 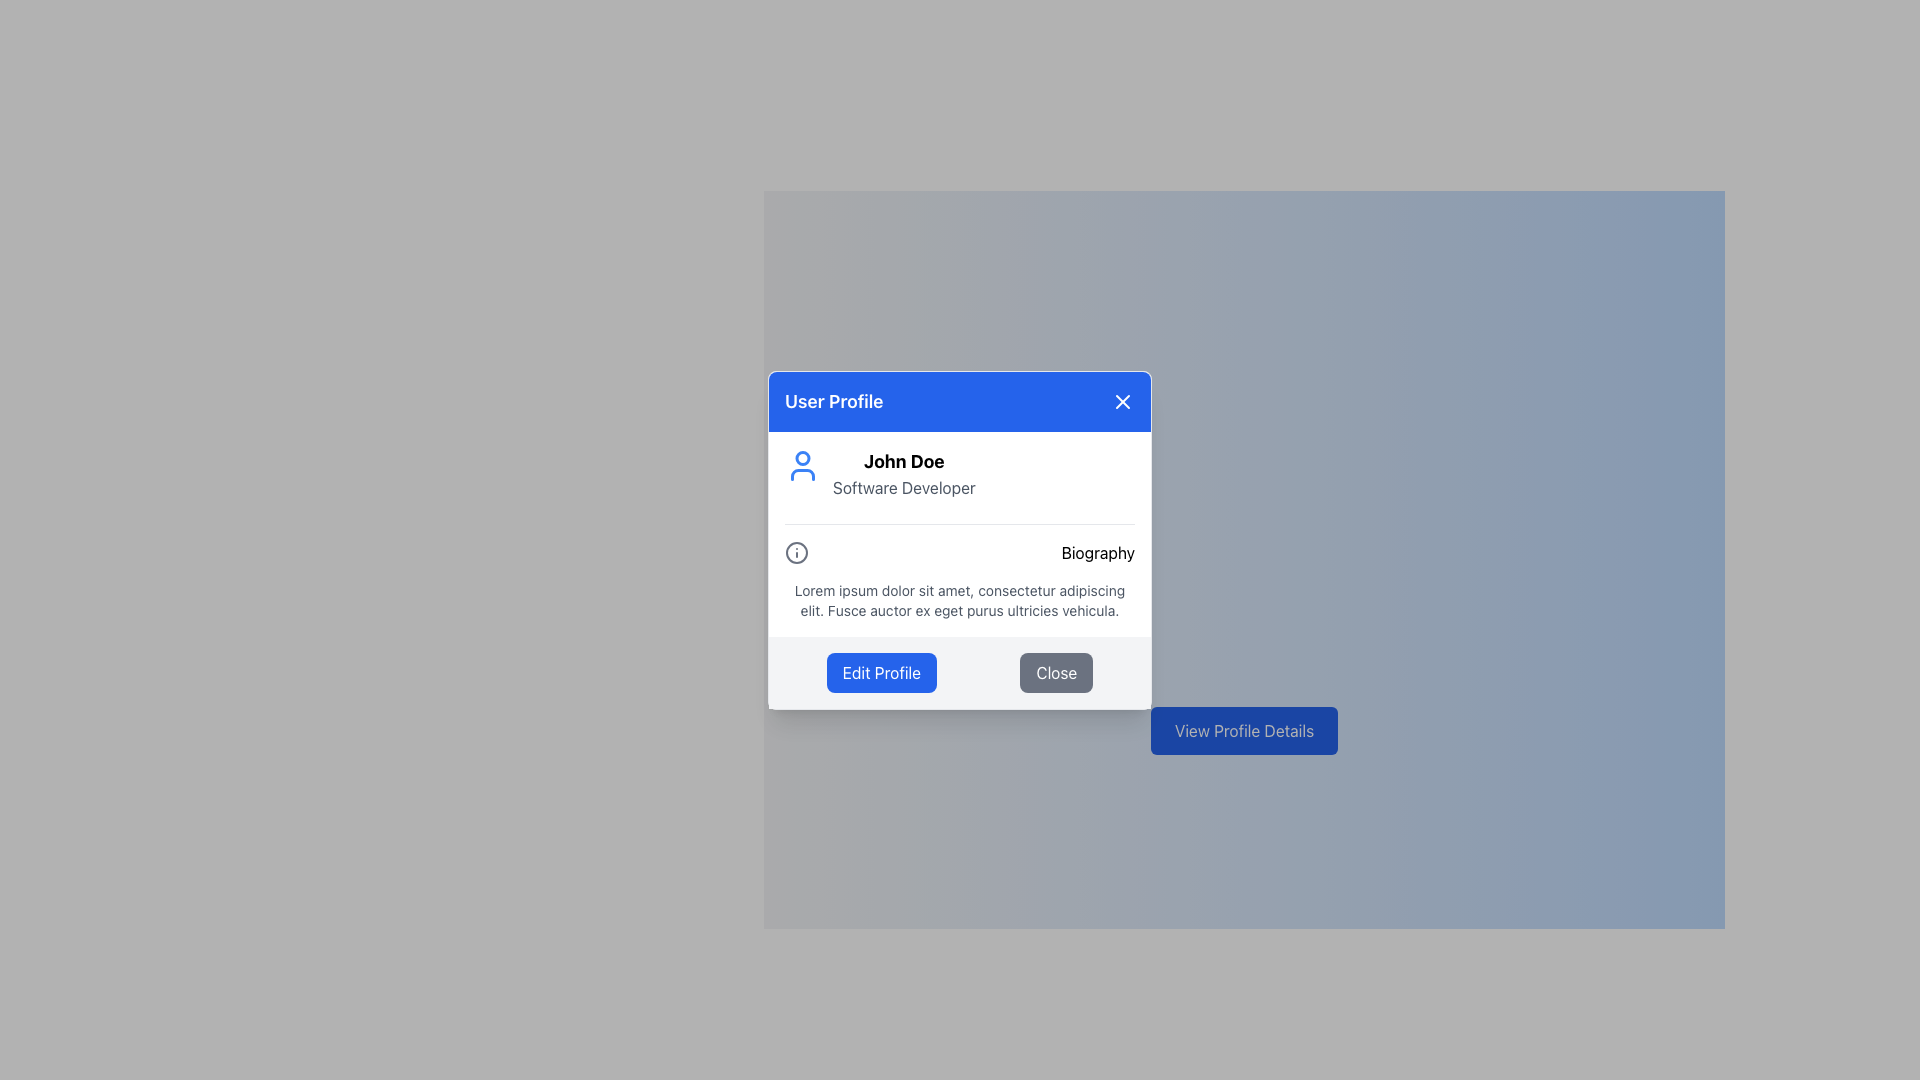 I want to click on the blue outline silhouette icon of a person that represents the user's profile, located to the left of the text 'John Doe', so click(x=802, y=465).